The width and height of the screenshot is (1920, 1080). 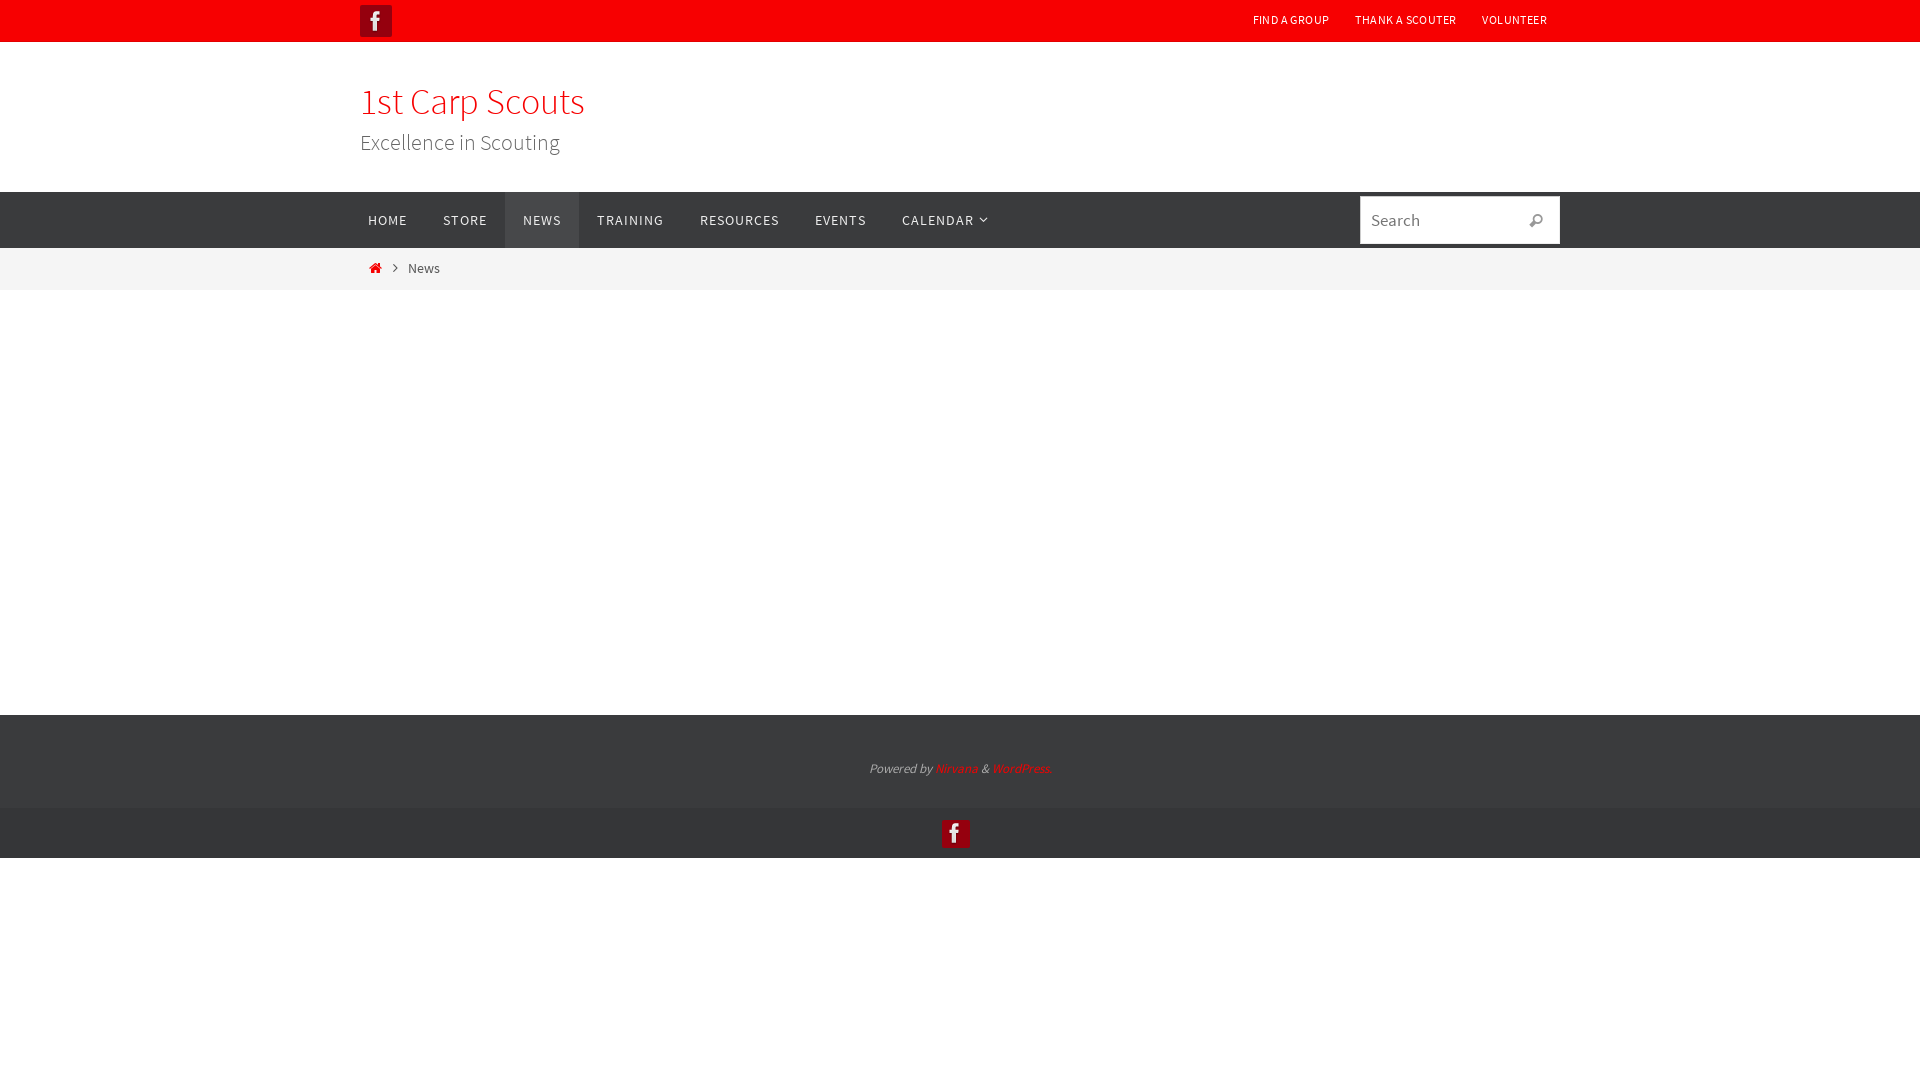 What do you see at coordinates (940, 833) in the screenshot?
I see `'1st Carp Scouting on Facebook'` at bounding box center [940, 833].